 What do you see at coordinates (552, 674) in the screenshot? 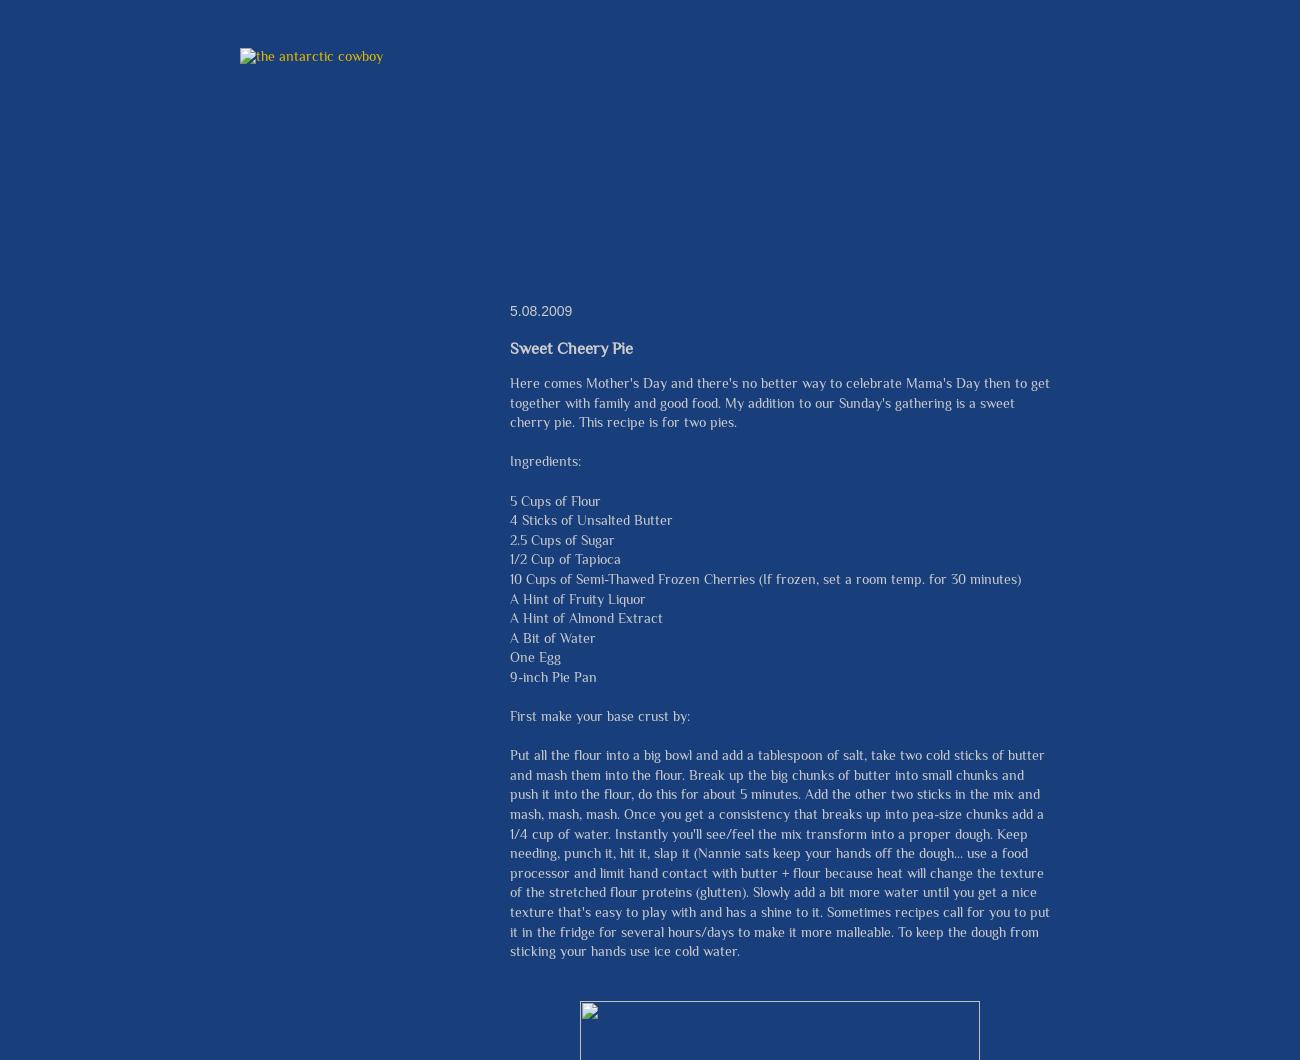
I see `'9-inch Pie Pan'` at bounding box center [552, 674].